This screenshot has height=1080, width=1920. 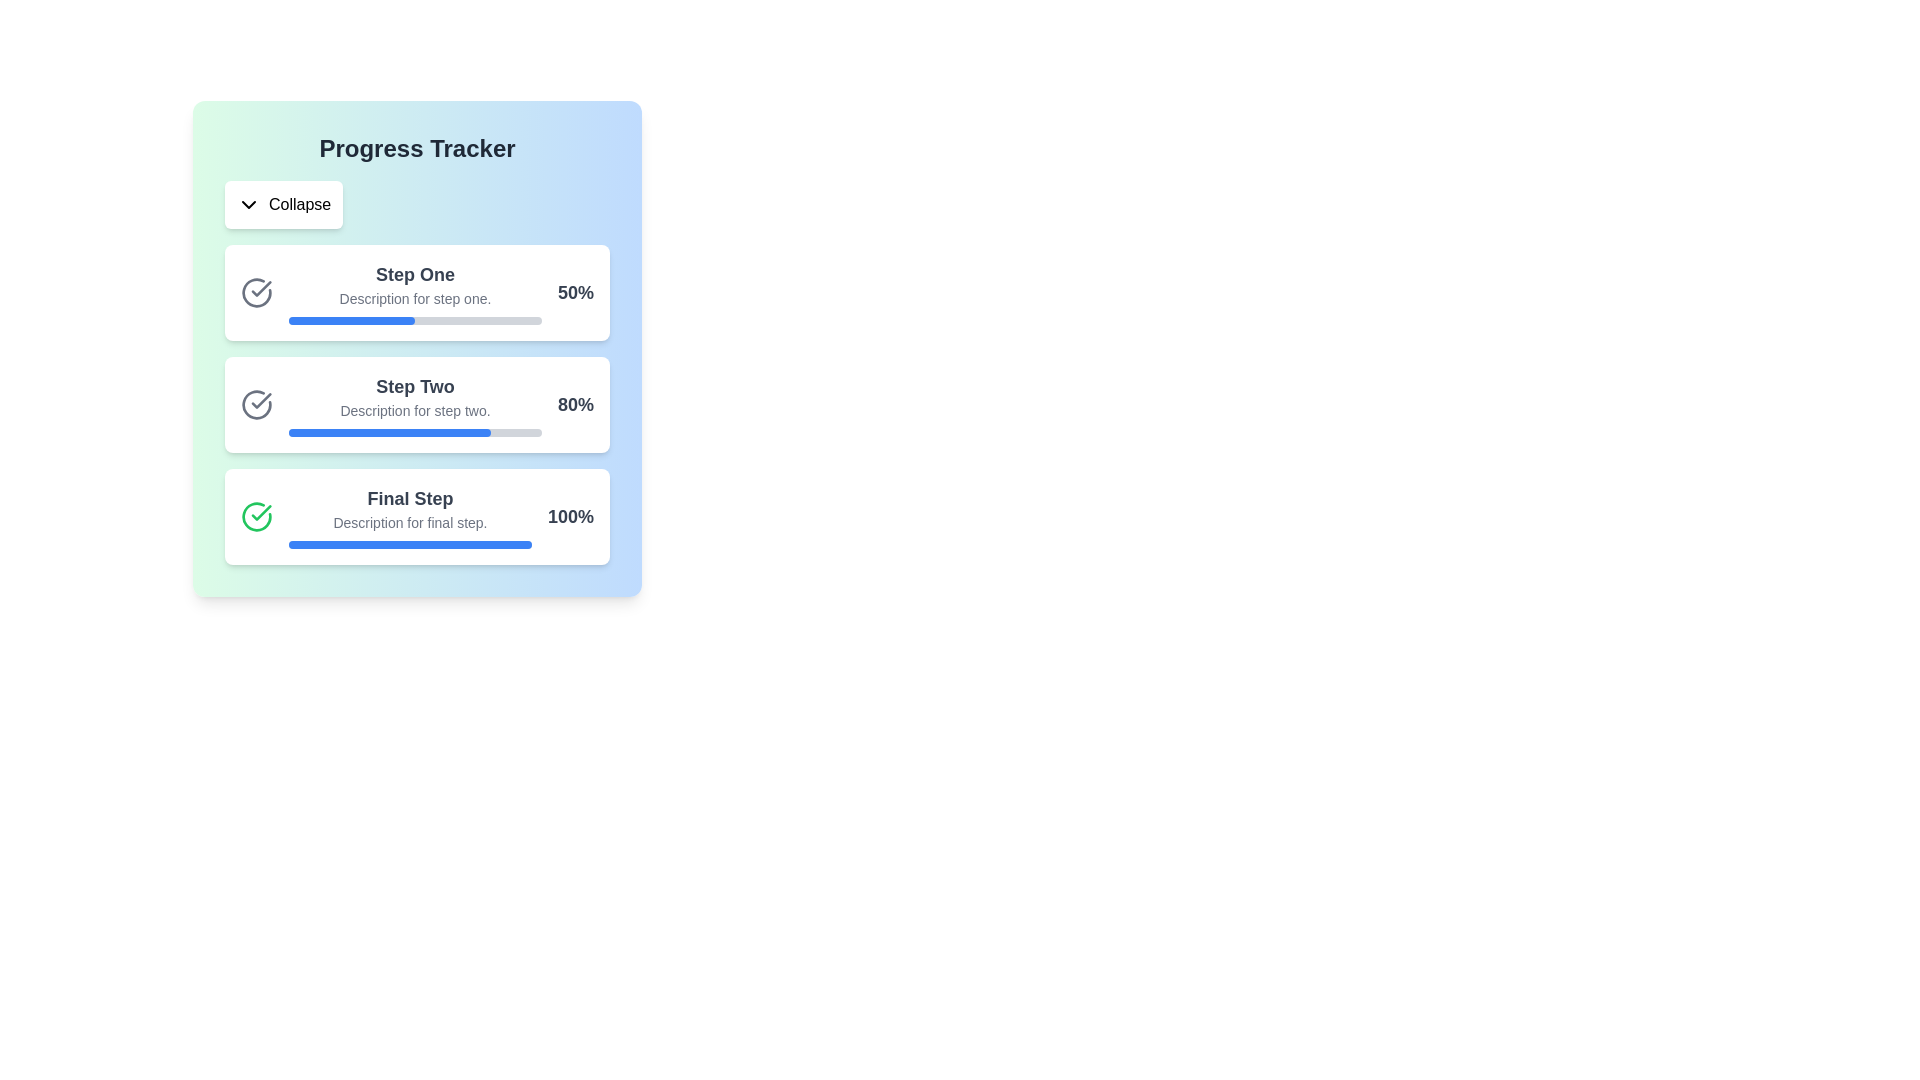 I want to click on text label that displays 'Description for step one.' positioned directly beneath the main header 'Step One' in the progress tracker, so click(x=414, y=299).